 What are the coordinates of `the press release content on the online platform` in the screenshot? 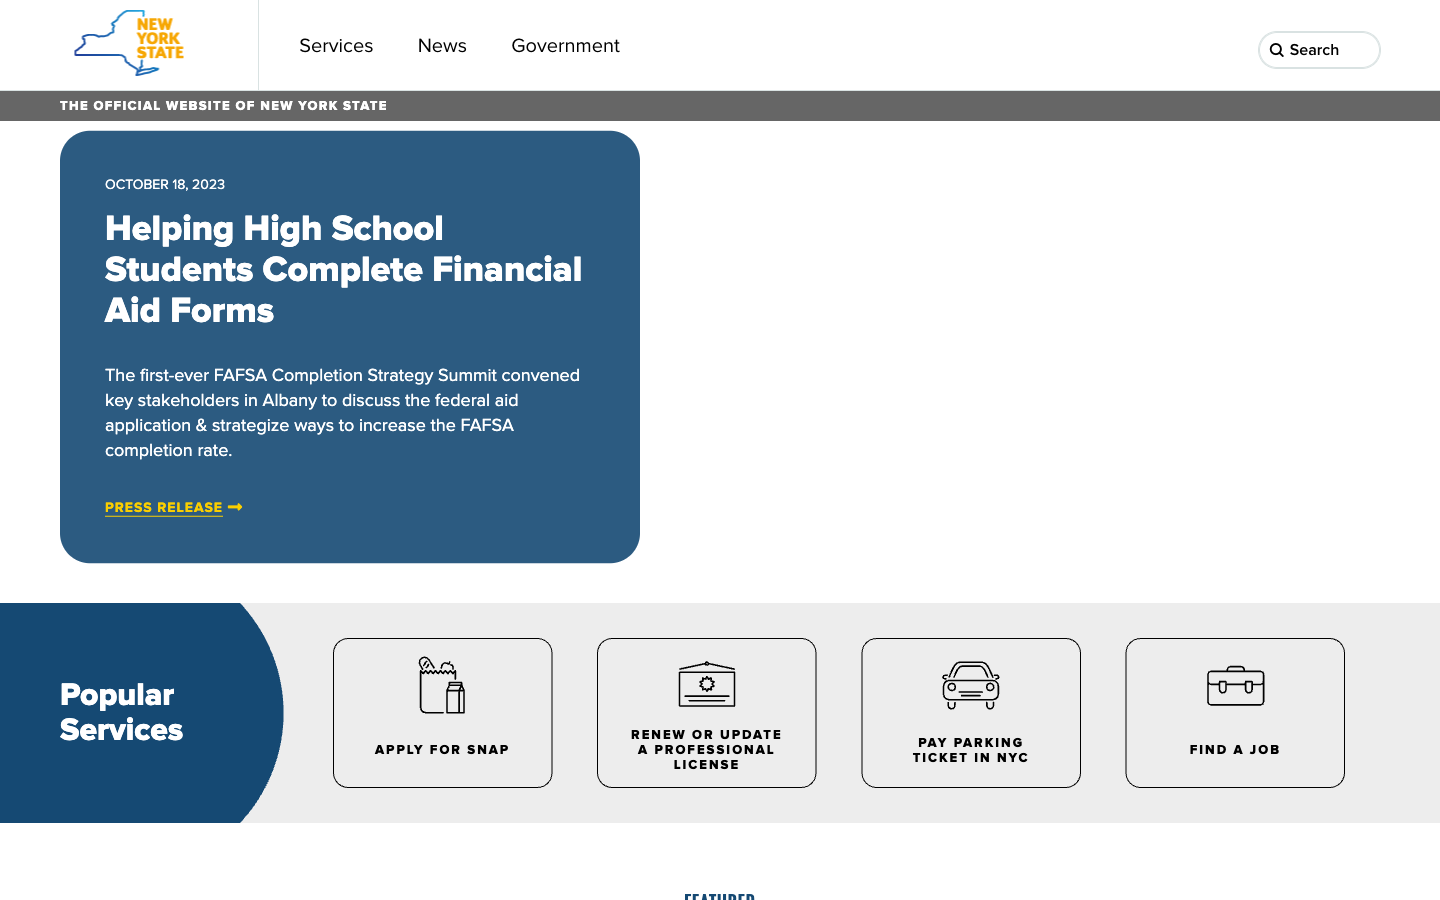 It's located at (236160, 457650).